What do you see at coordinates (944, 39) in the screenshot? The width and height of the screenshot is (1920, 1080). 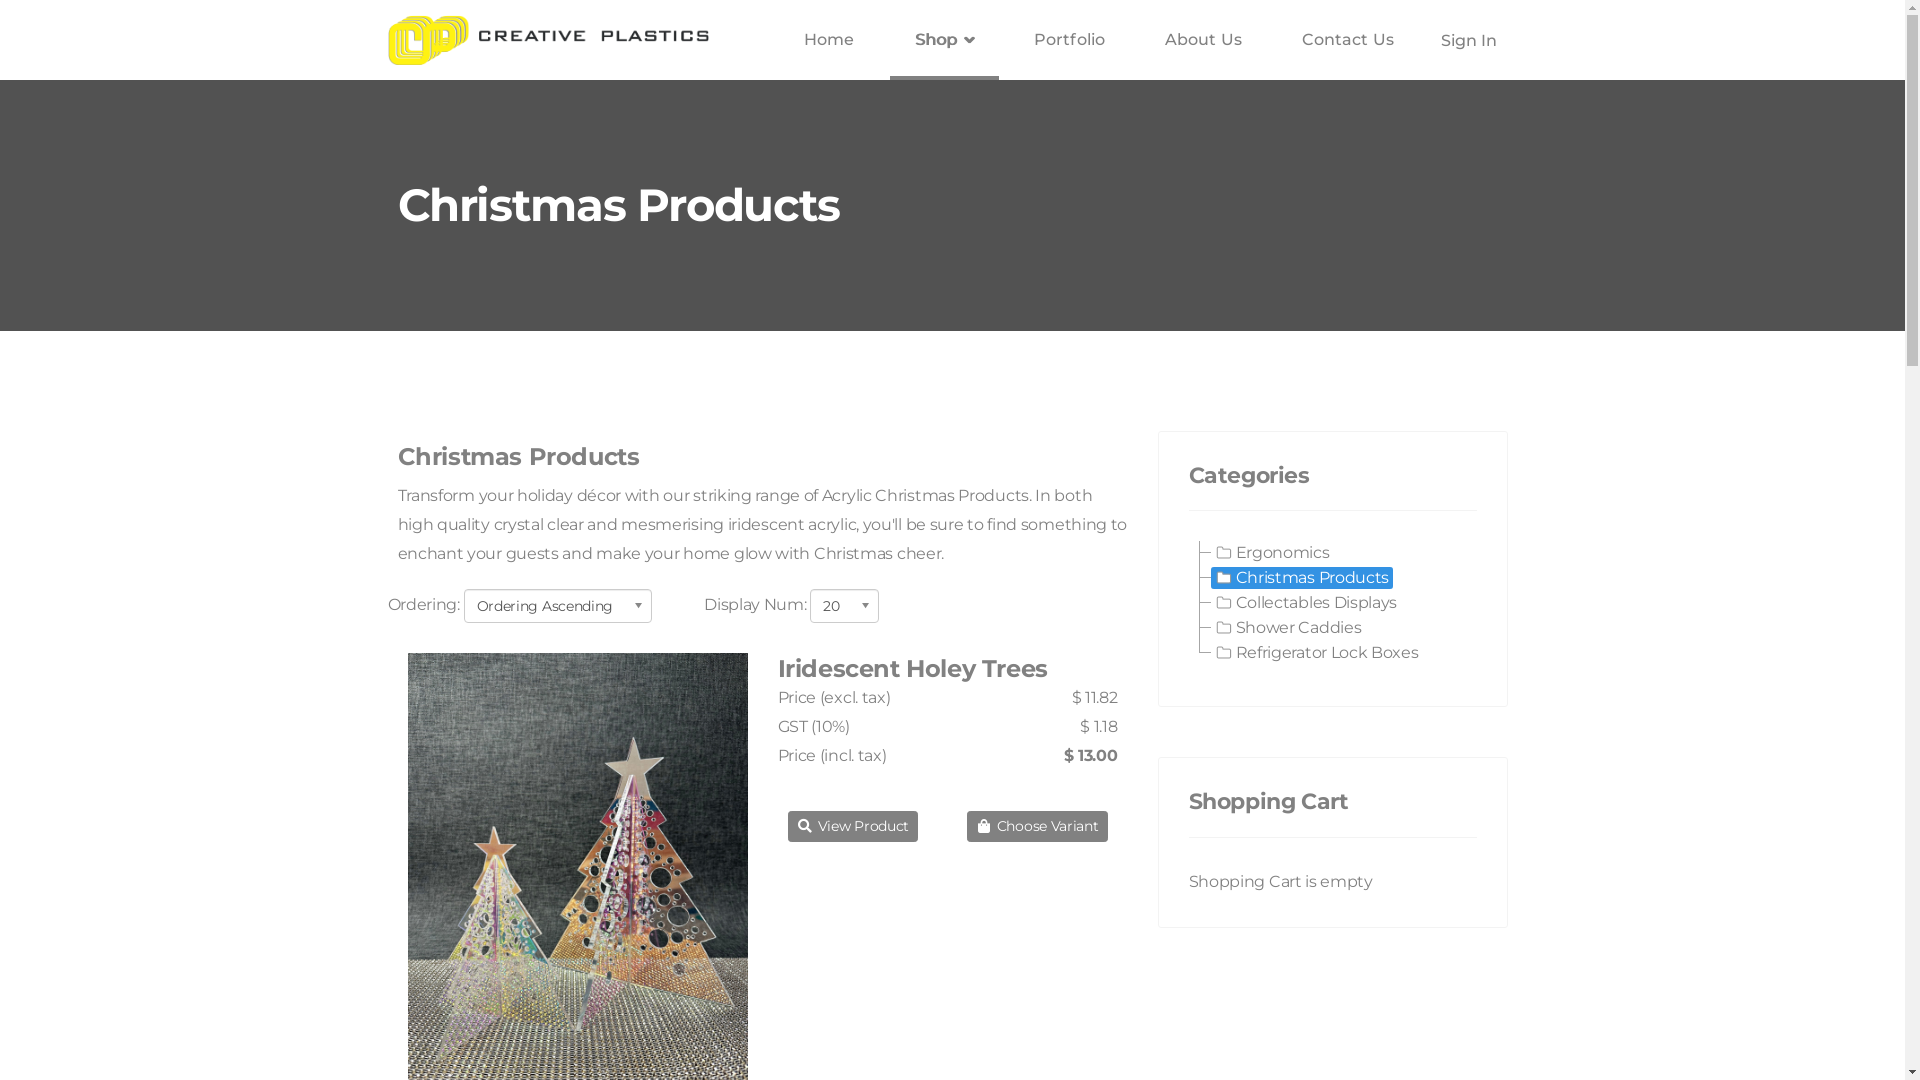 I see `'Shop'` at bounding box center [944, 39].